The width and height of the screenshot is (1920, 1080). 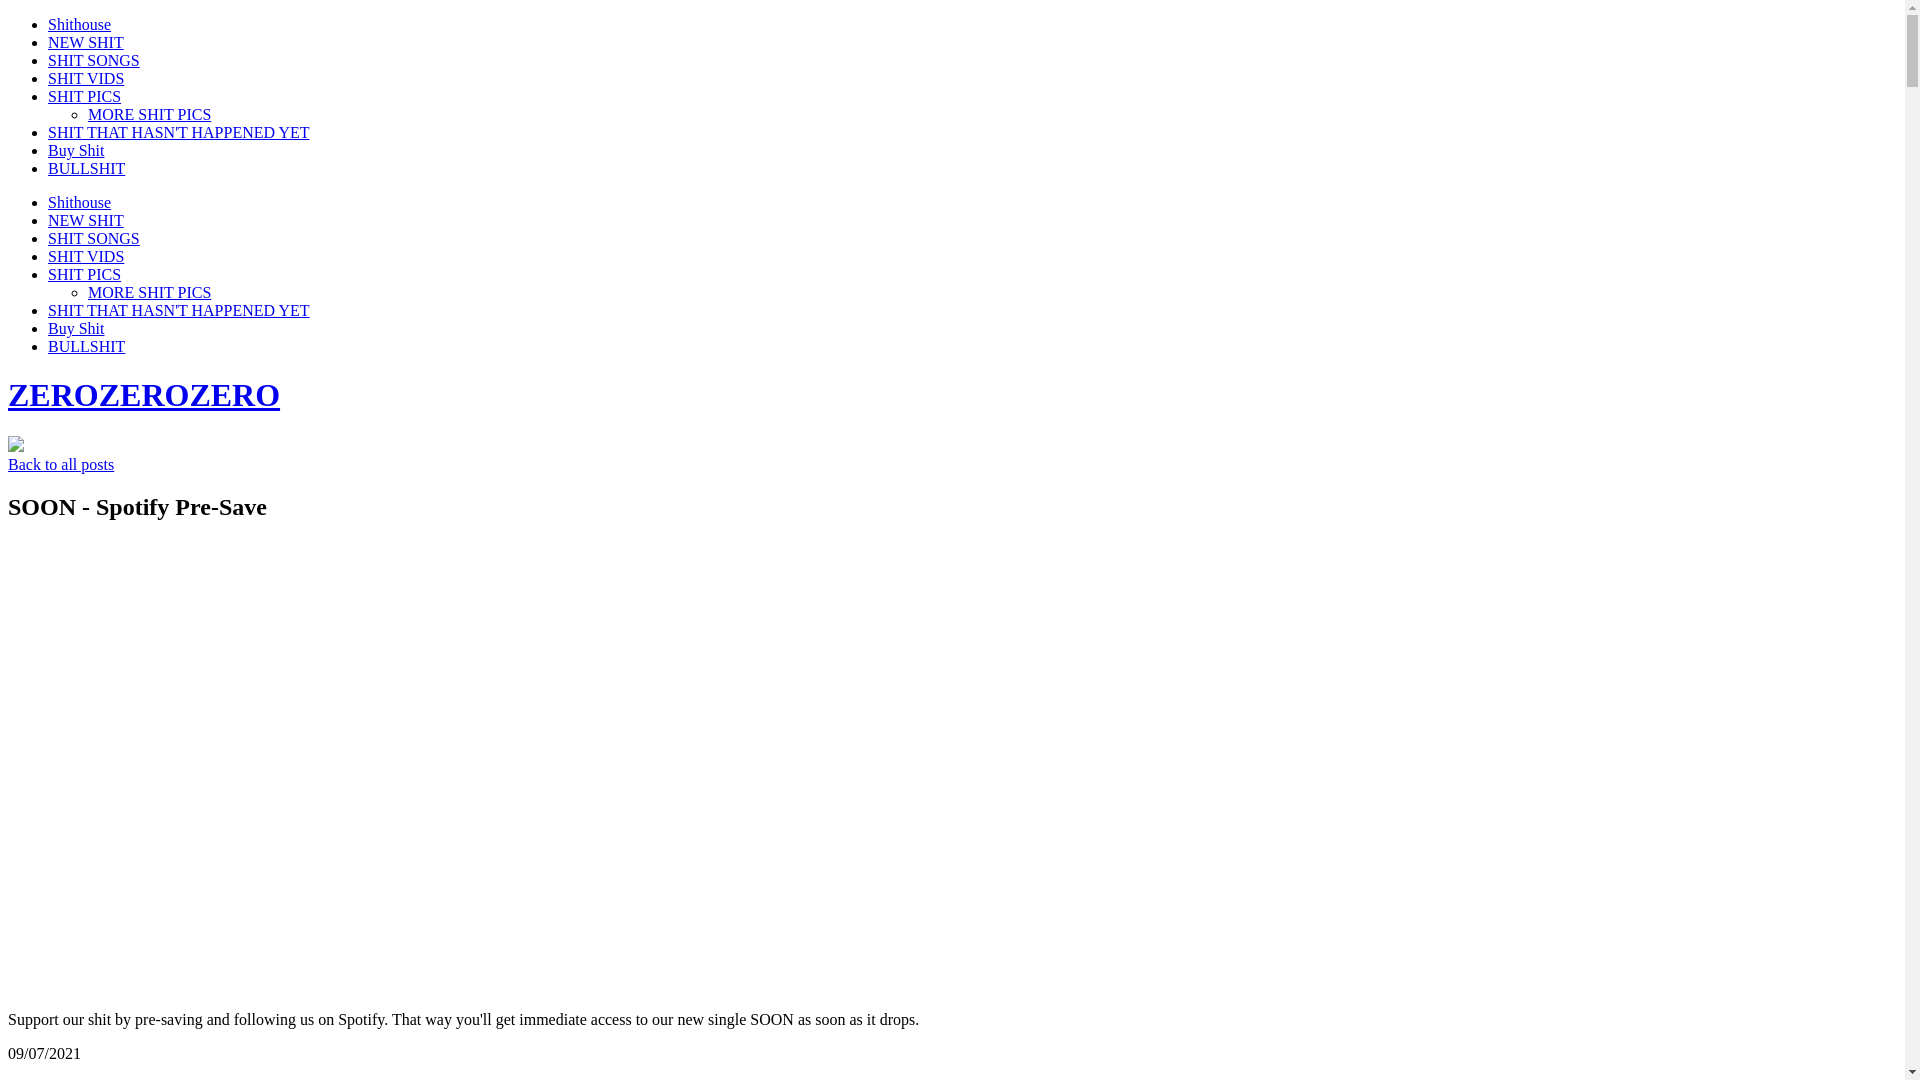 What do you see at coordinates (48, 167) in the screenshot?
I see `'BULLSHIT'` at bounding box center [48, 167].